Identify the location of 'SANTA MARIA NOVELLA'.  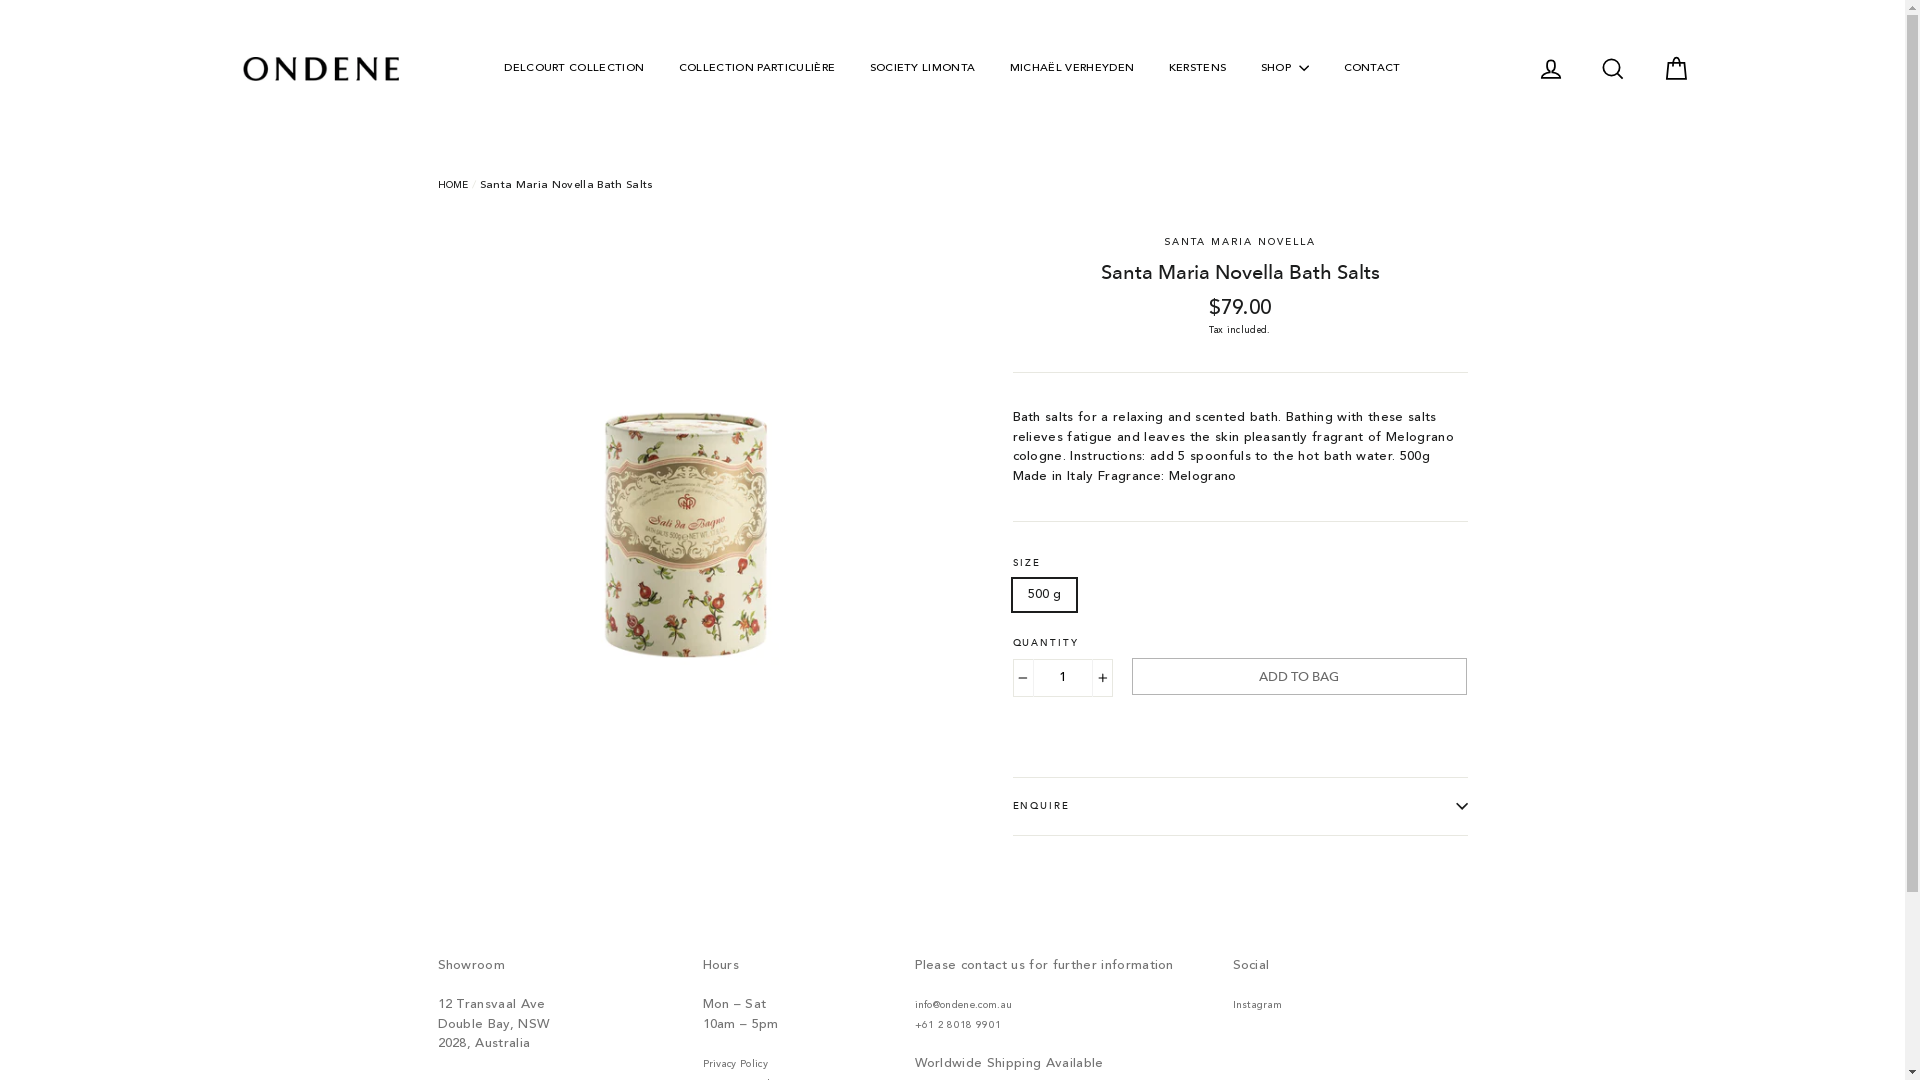
(1163, 239).